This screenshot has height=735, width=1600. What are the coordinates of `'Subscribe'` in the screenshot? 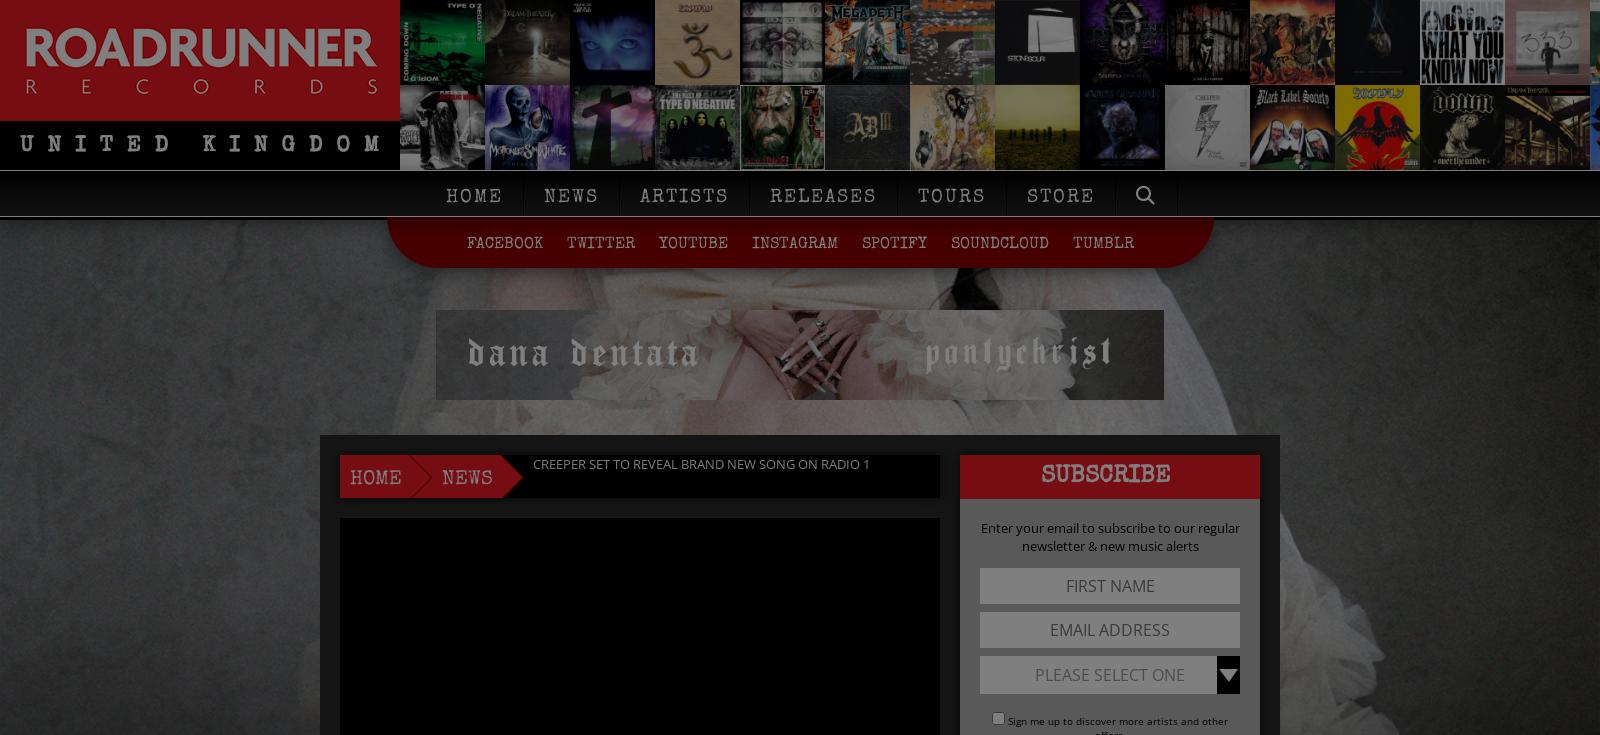 It's located at (1040, 477).